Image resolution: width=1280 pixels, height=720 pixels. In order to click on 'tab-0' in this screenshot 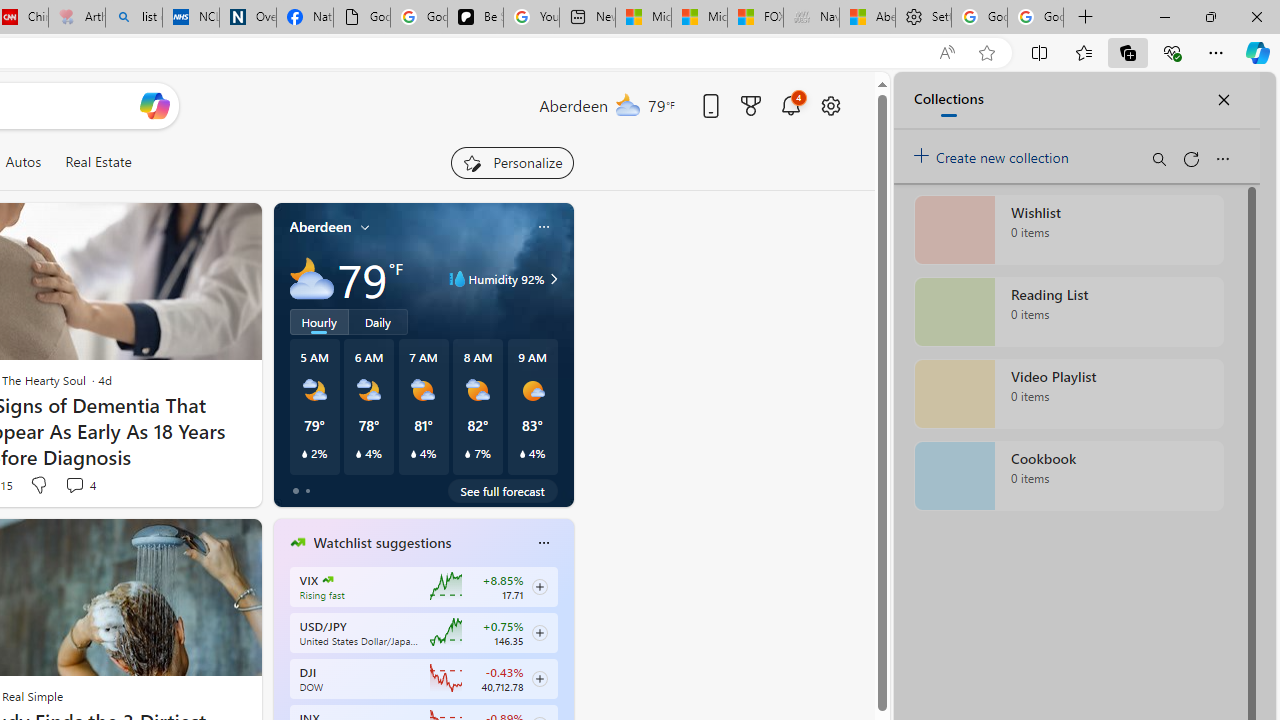, I will do `click(294, 491)`.